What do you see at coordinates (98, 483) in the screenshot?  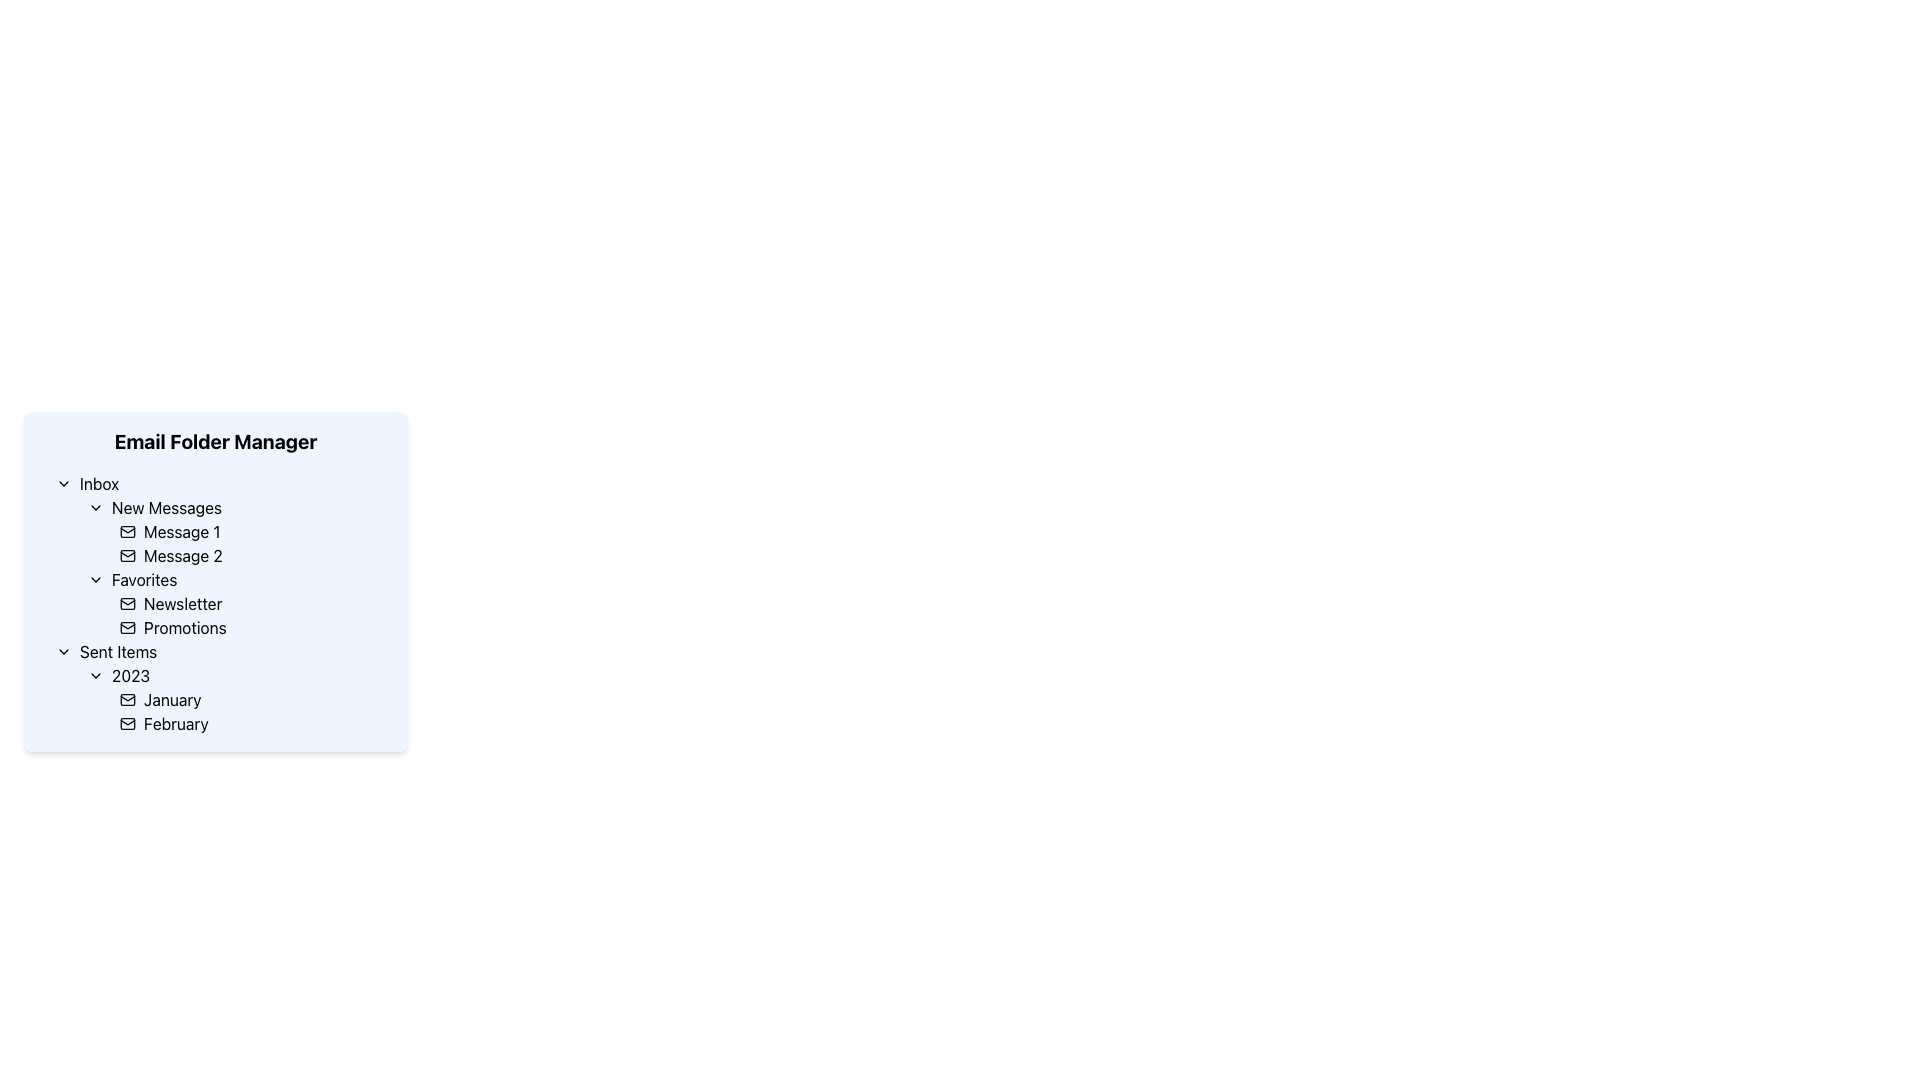 I see `the 'Inbox' text label, which is the second item in the navigation list under the 'Email Folder Manager' title, with a light blue background` at bounding box center [98, 483].